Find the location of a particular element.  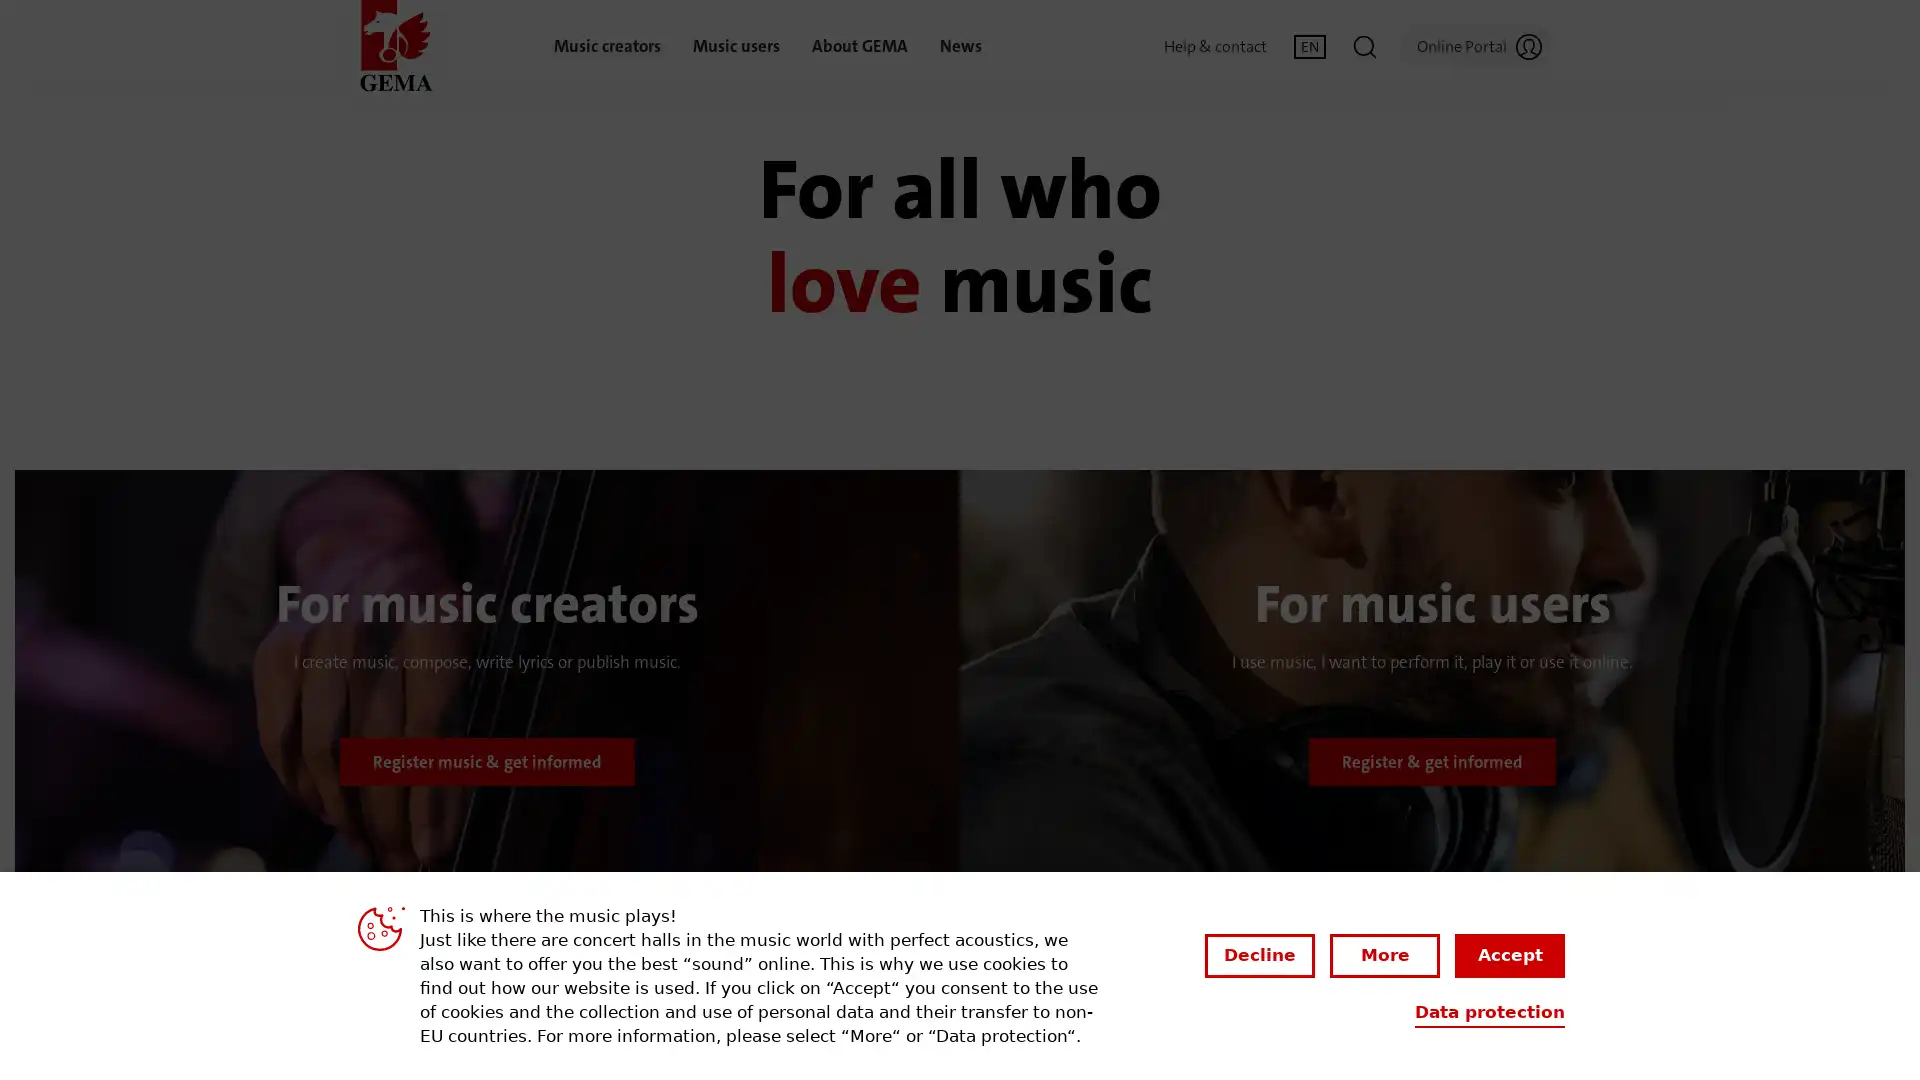

More is located at coordinates (1384, 954).